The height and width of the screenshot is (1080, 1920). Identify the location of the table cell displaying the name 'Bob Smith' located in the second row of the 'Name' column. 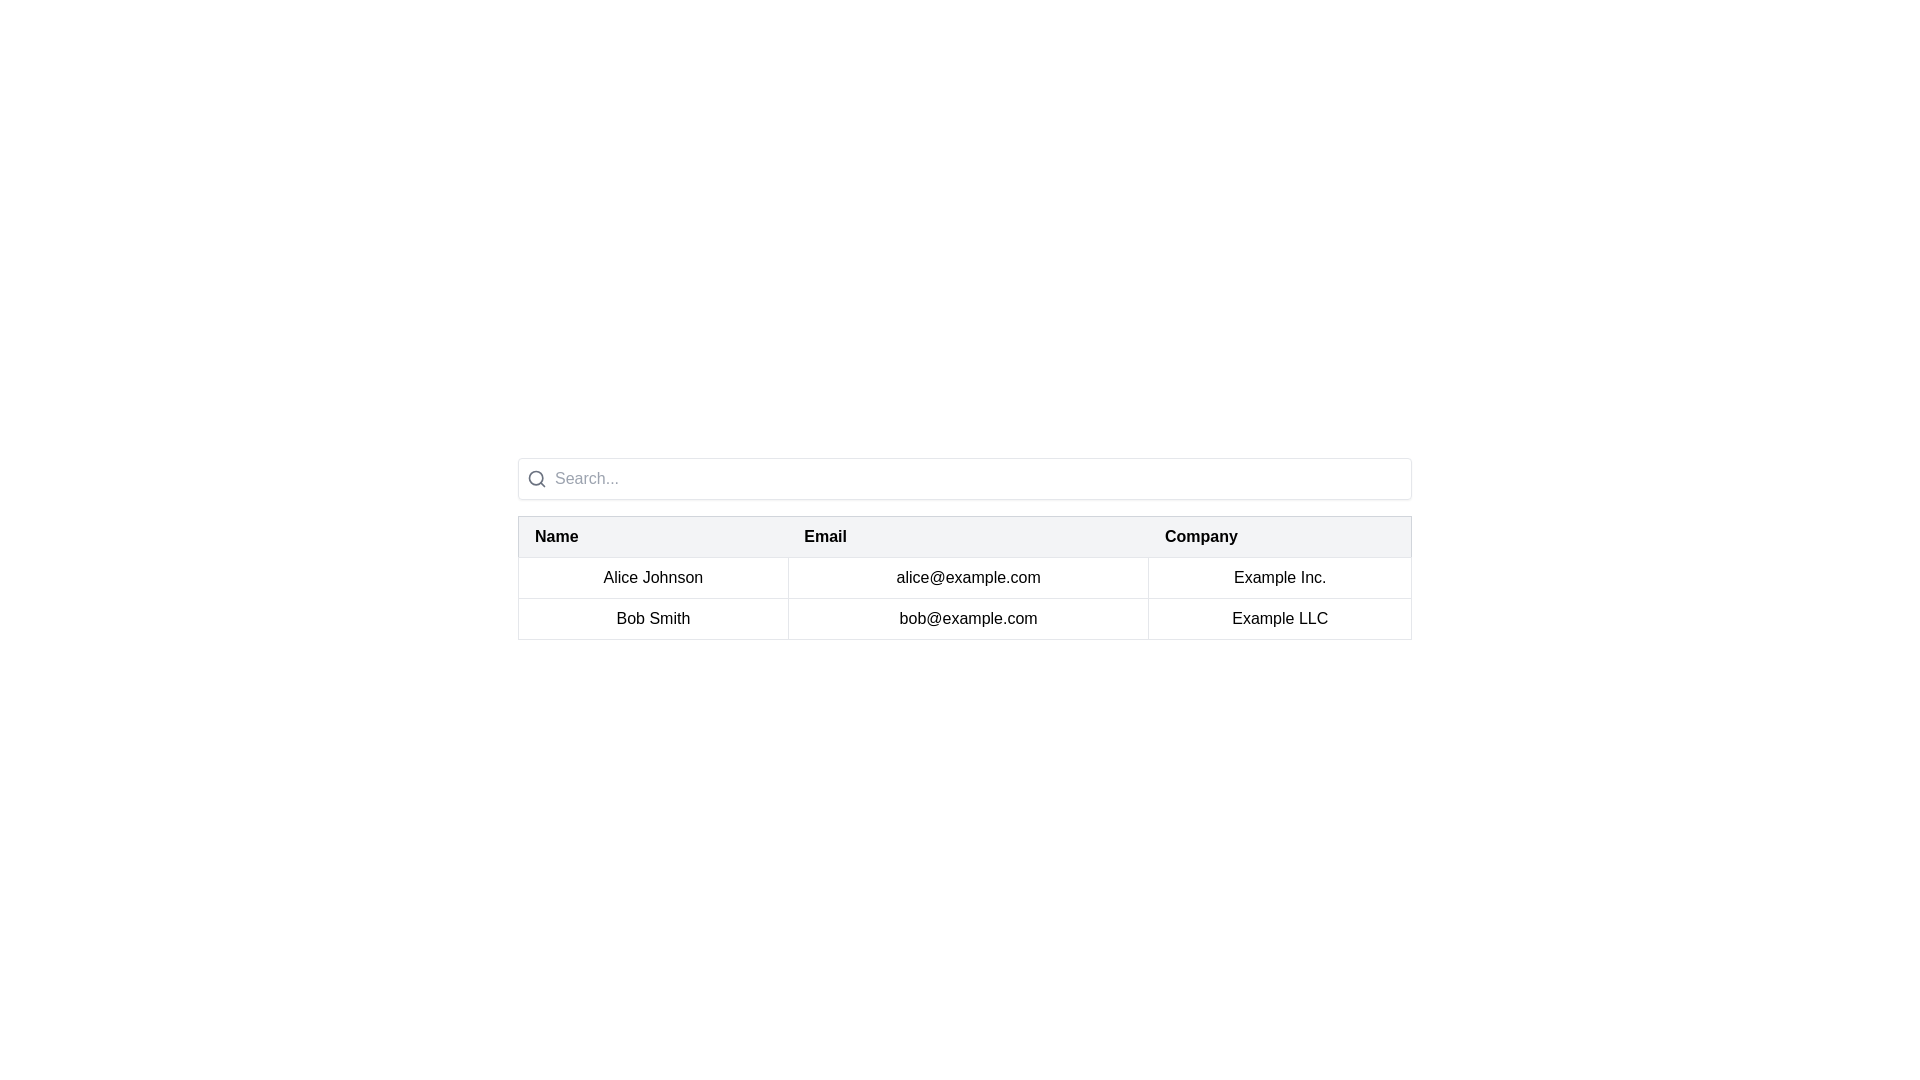
(653, 617).